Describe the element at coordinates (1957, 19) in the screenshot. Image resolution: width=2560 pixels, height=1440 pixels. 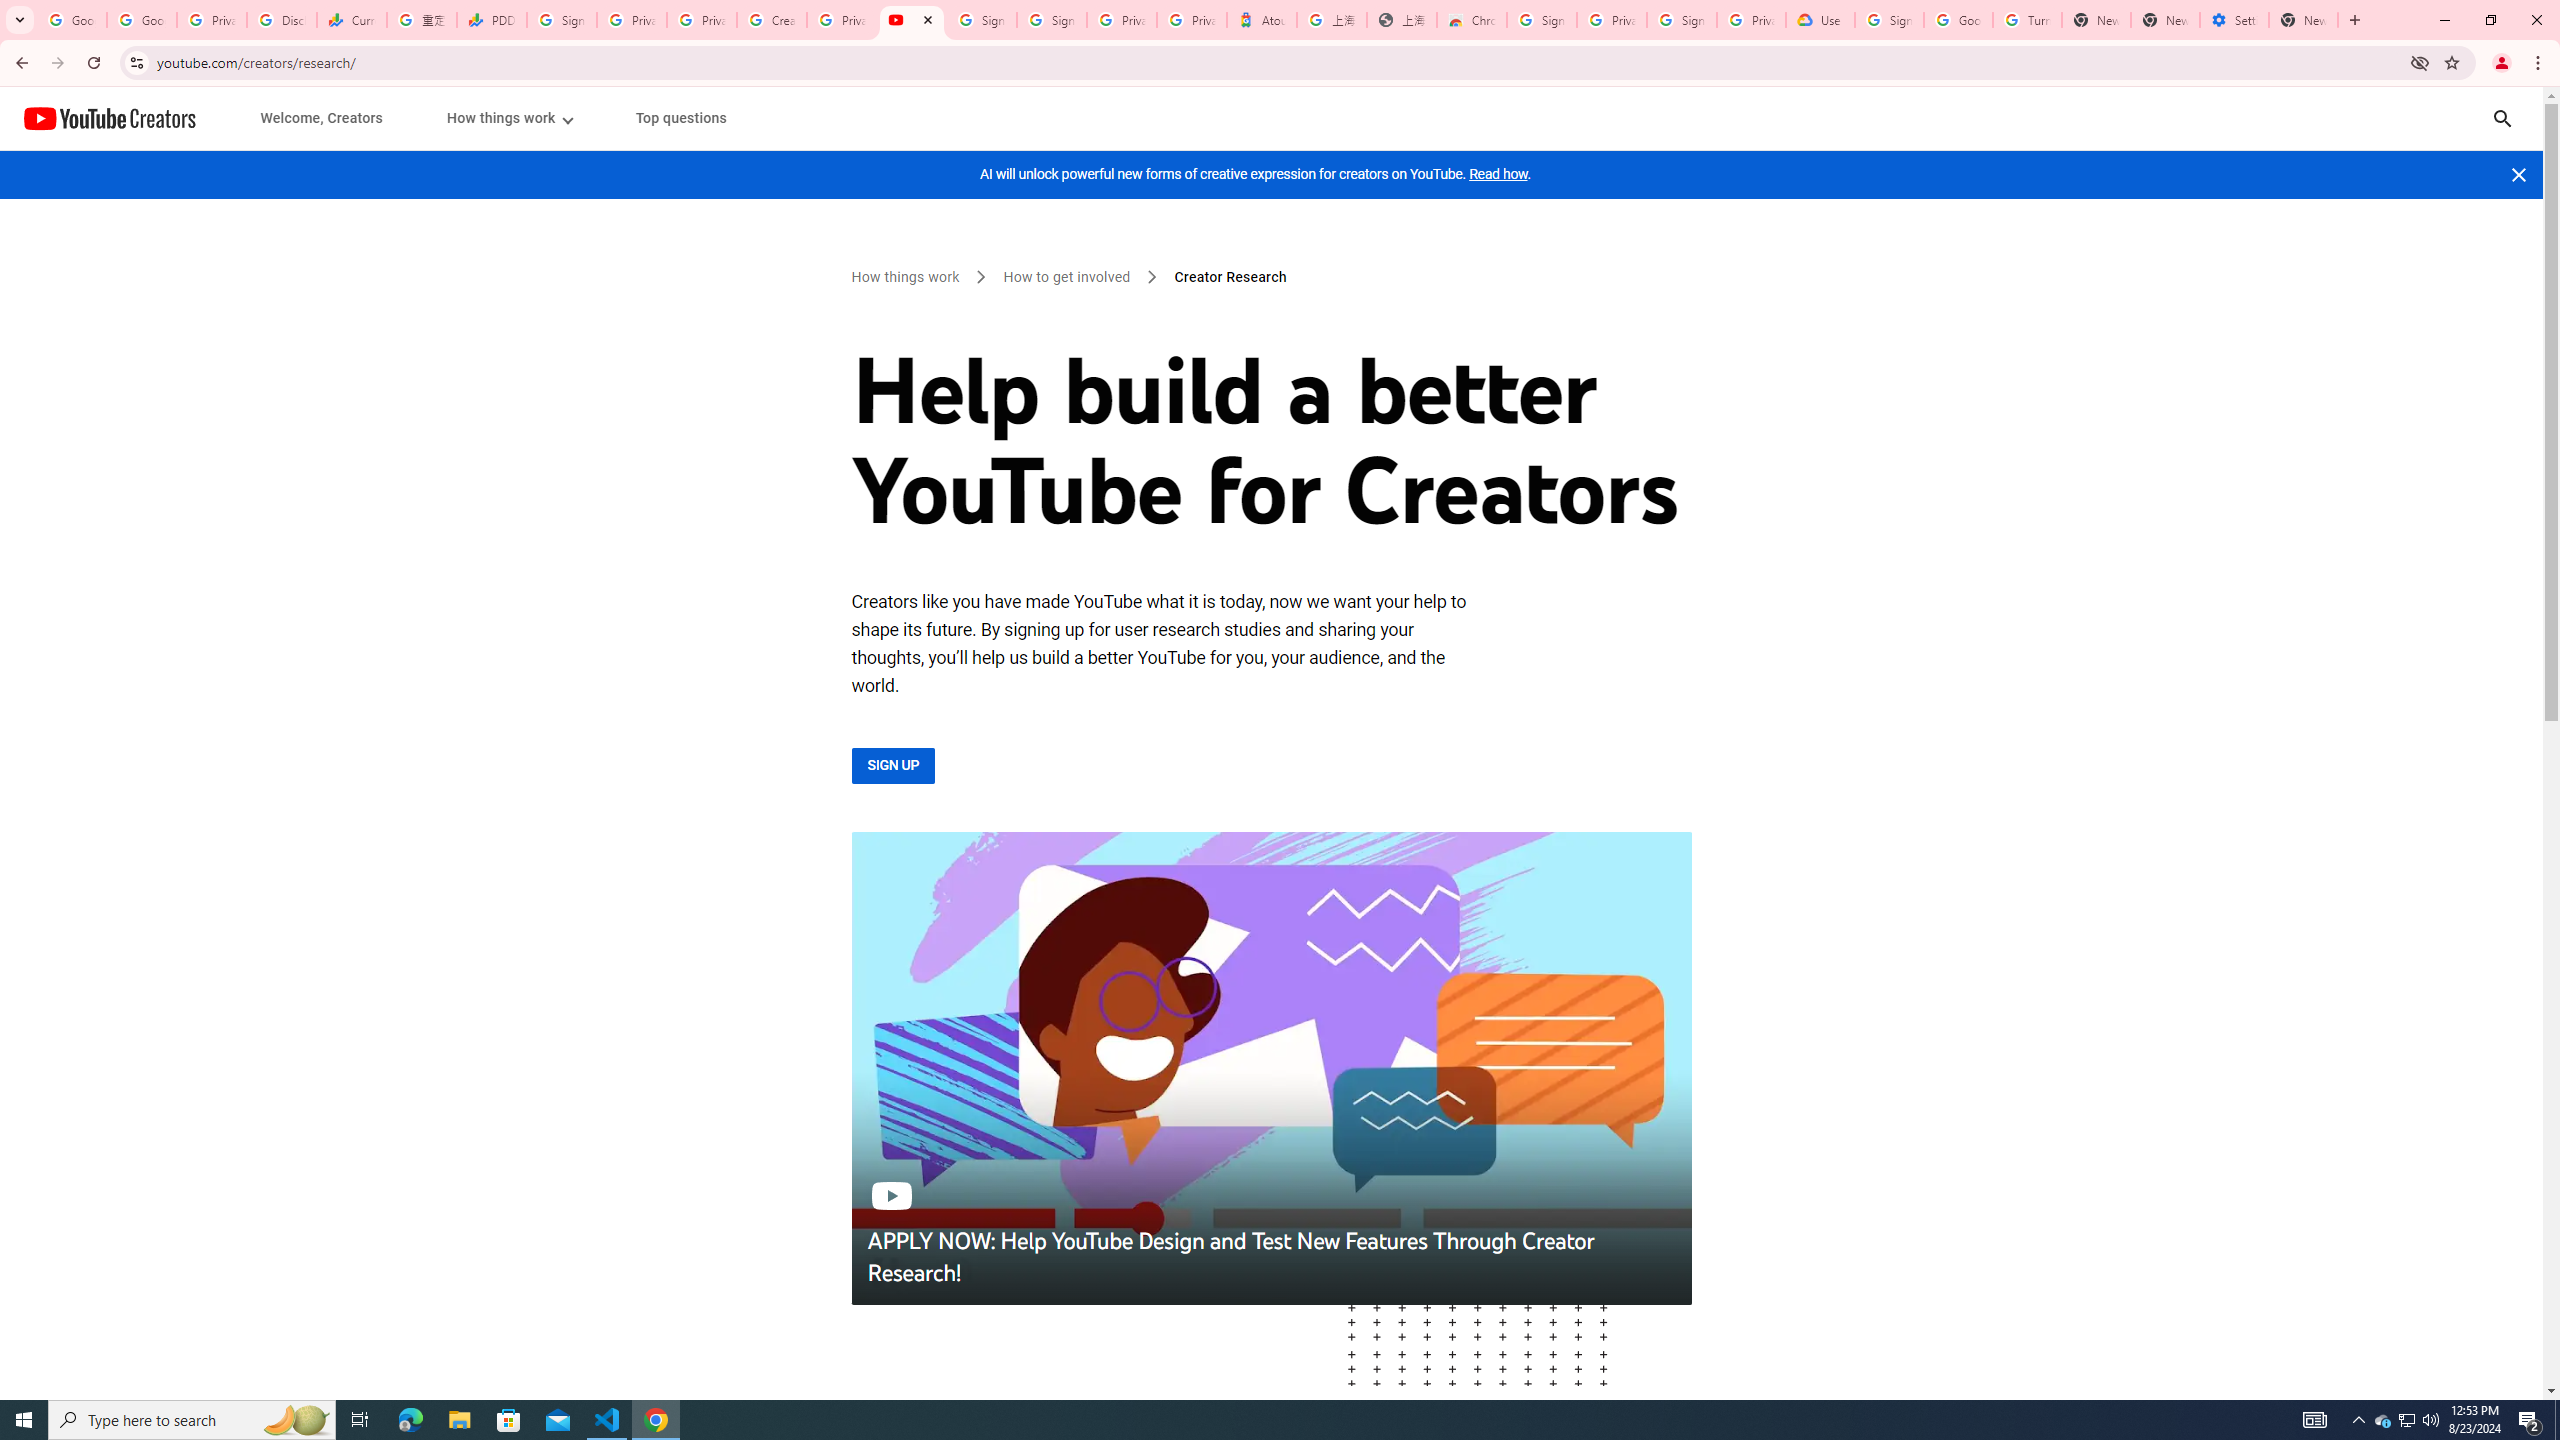
I see `'Google Account Help'` at that location.